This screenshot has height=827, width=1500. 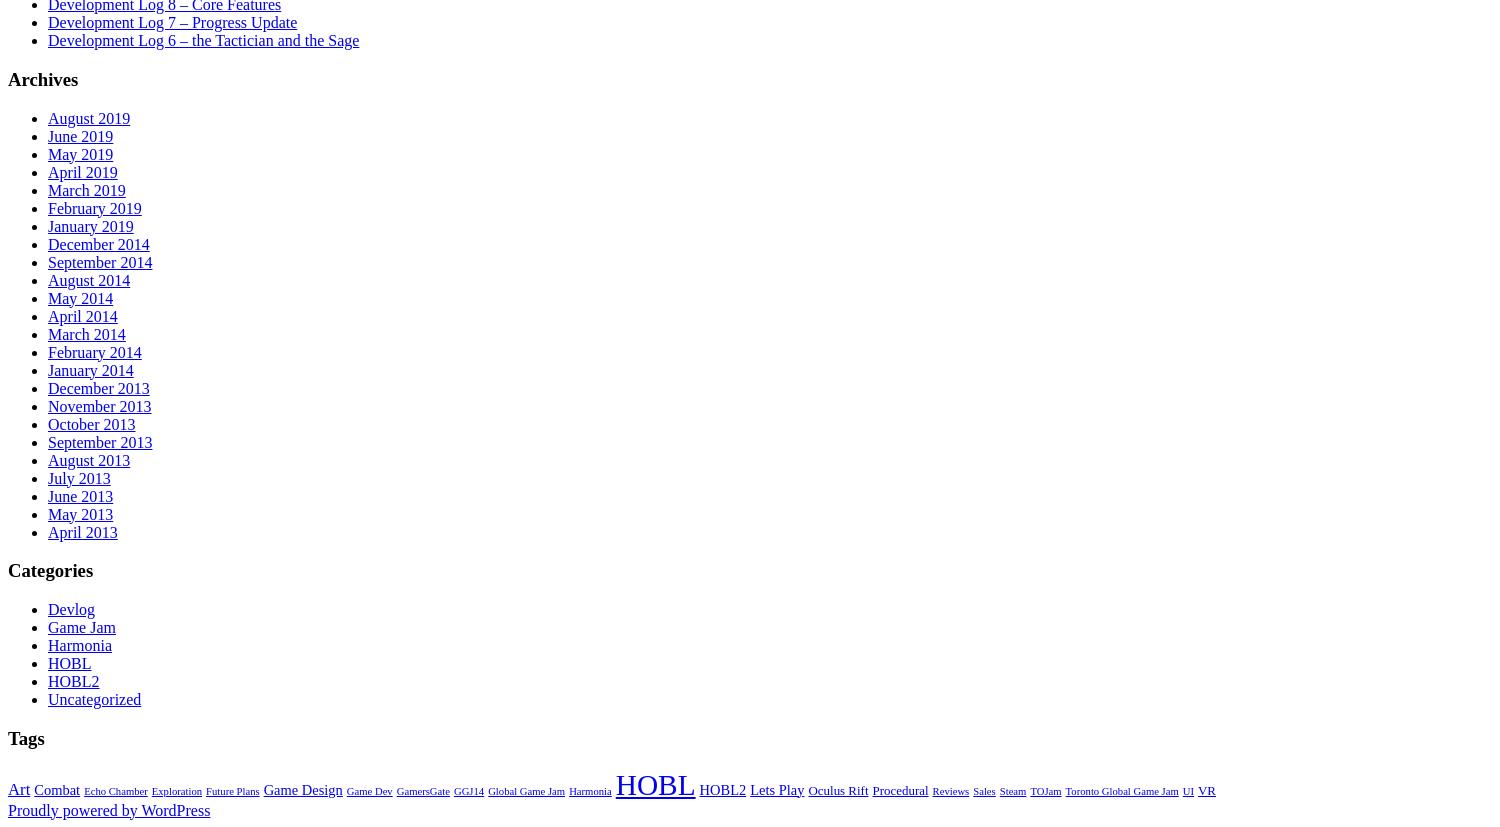 I want to click on 'Art', so click(x=19, y=788).